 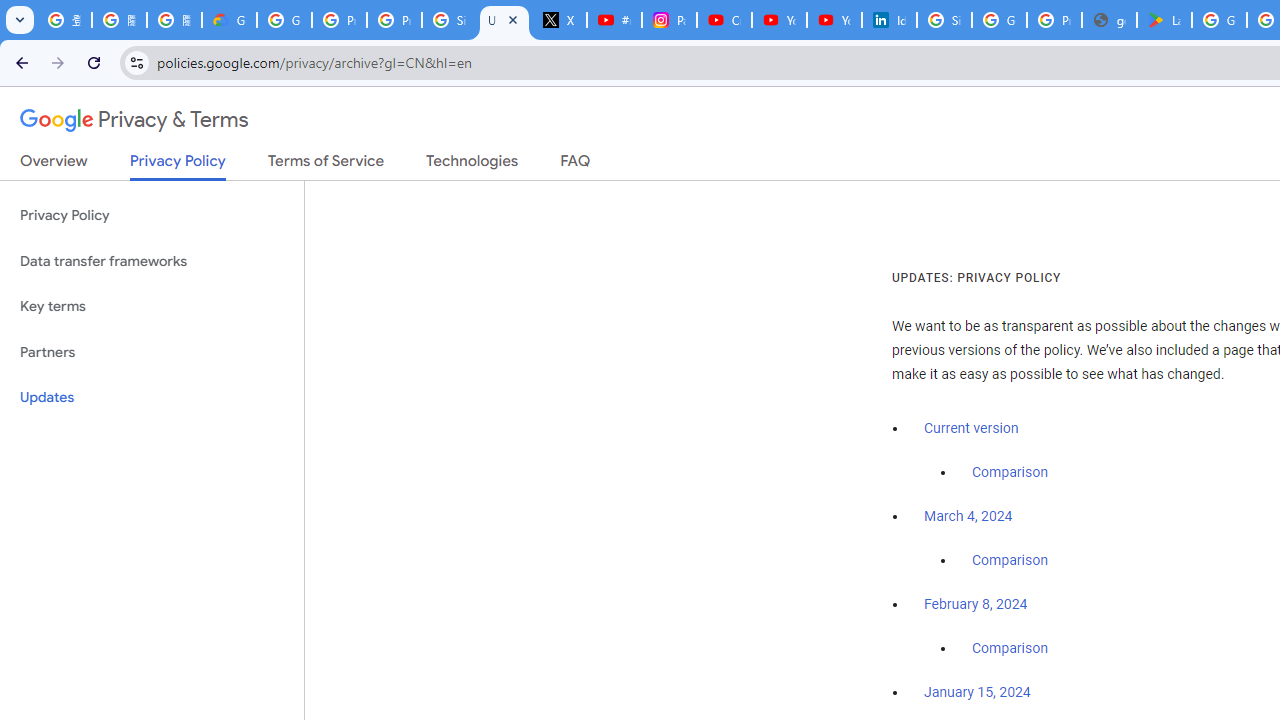 What do you see at coordinates (1009, 649) in the screenshot?
I see `'Comparison'` at bounding box center [1009, 649].